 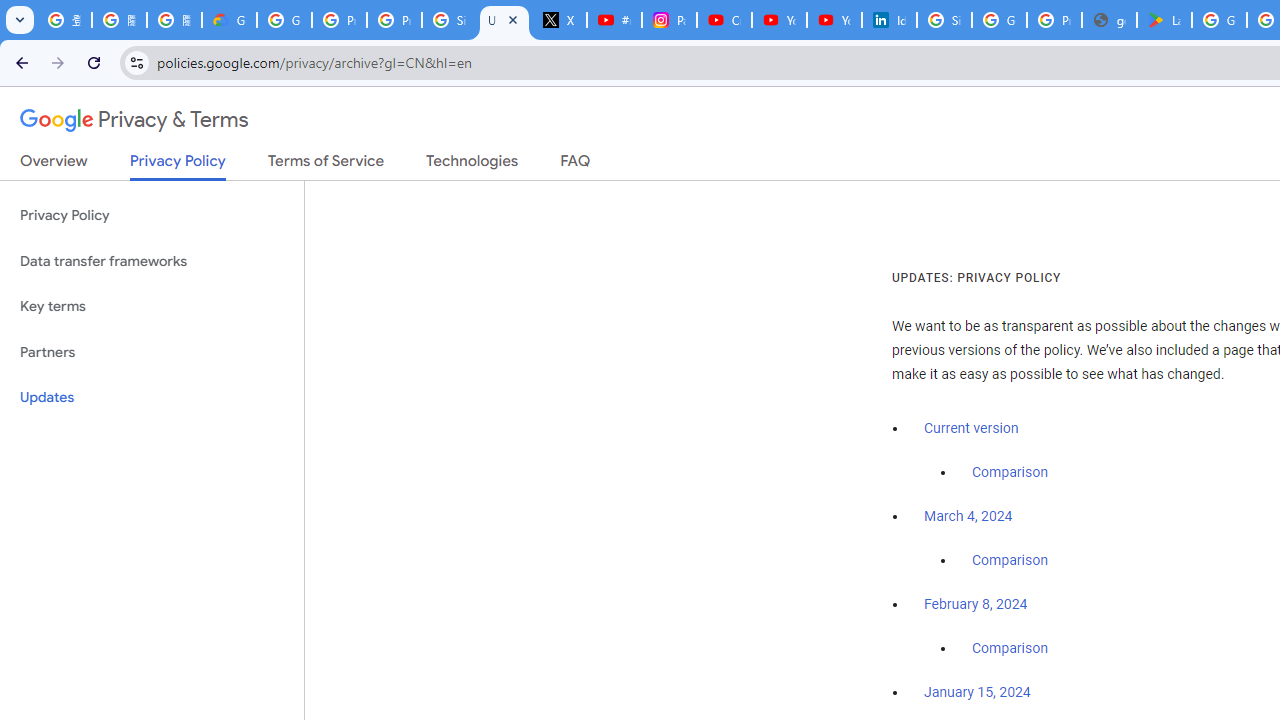 What do you see at coordinates (1009, 649) in the screenshot?
I see `'Comparison'` at bounding box center [1009, 649].